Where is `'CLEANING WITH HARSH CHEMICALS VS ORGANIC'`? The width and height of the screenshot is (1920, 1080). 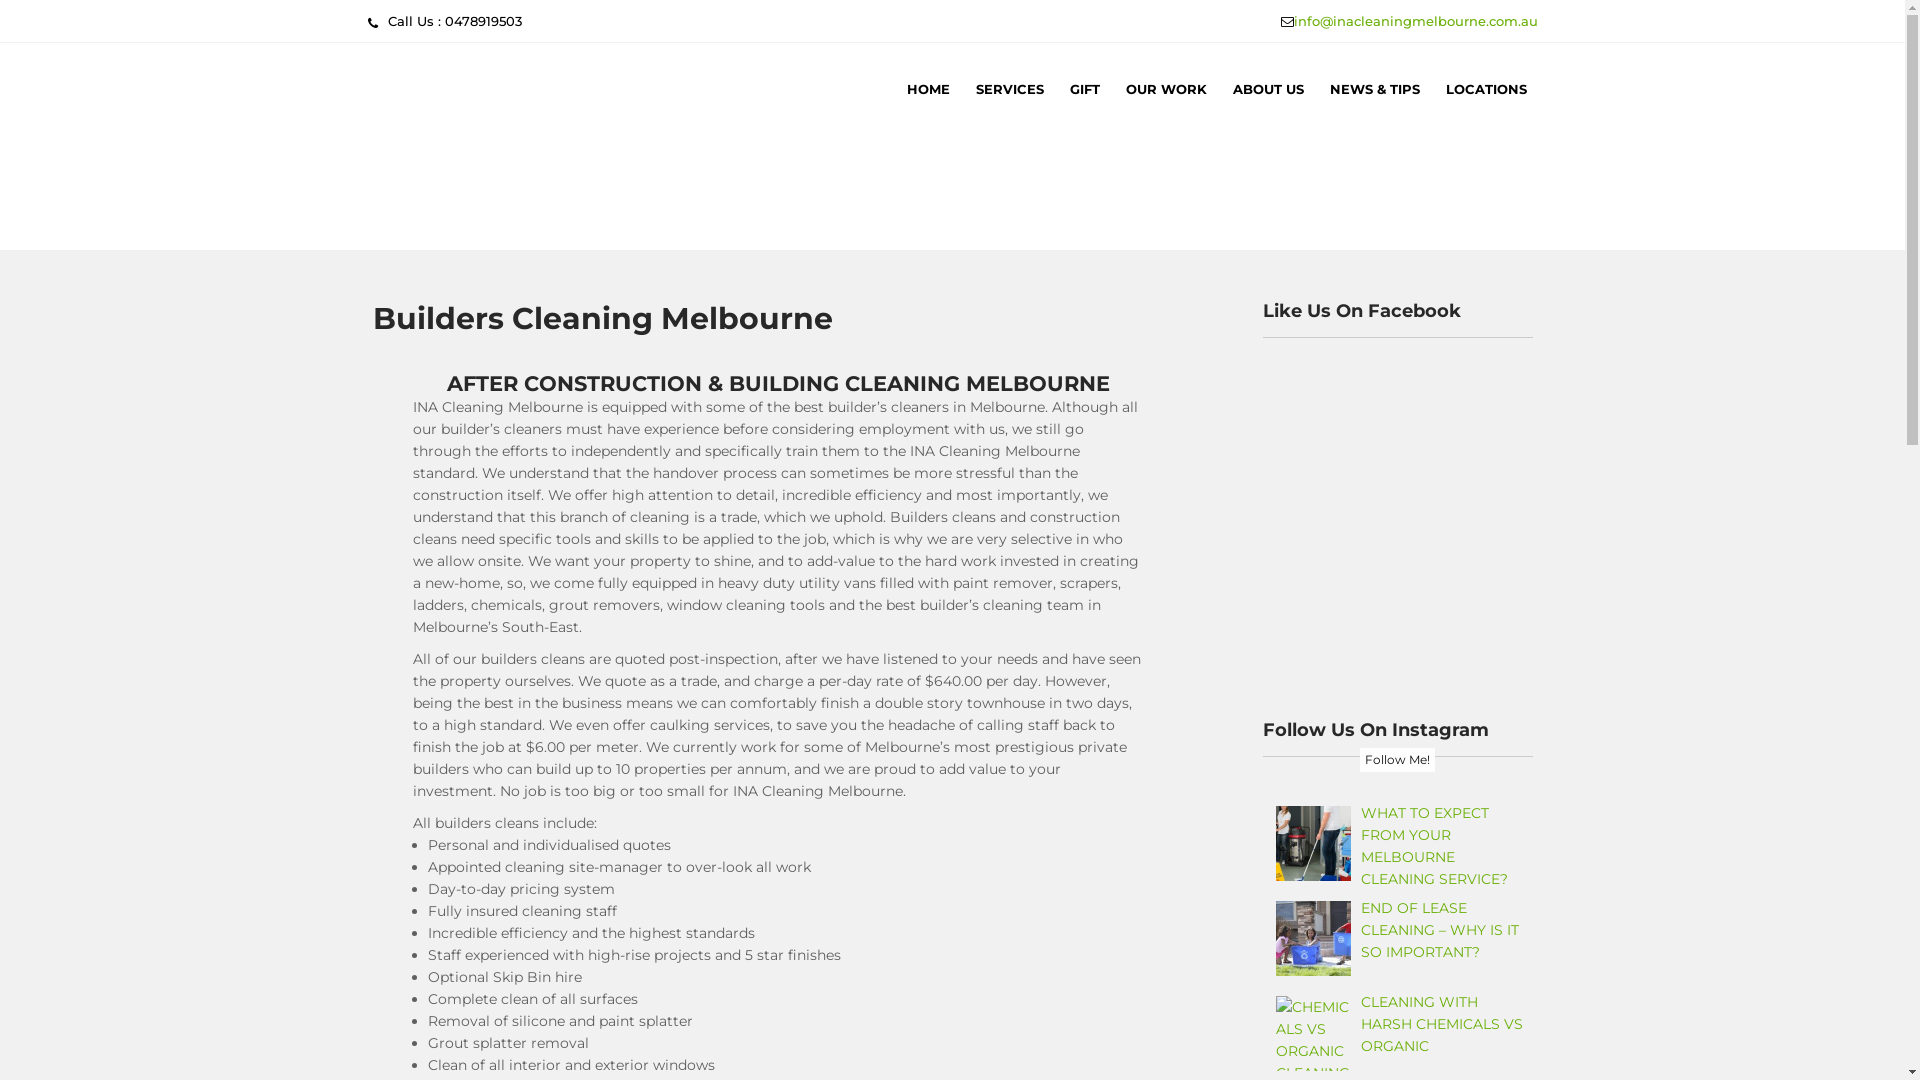 'CLEANING WITH HARSH CHEMICALS VS ORGANIC' is located at coordinates (1360, 1023).